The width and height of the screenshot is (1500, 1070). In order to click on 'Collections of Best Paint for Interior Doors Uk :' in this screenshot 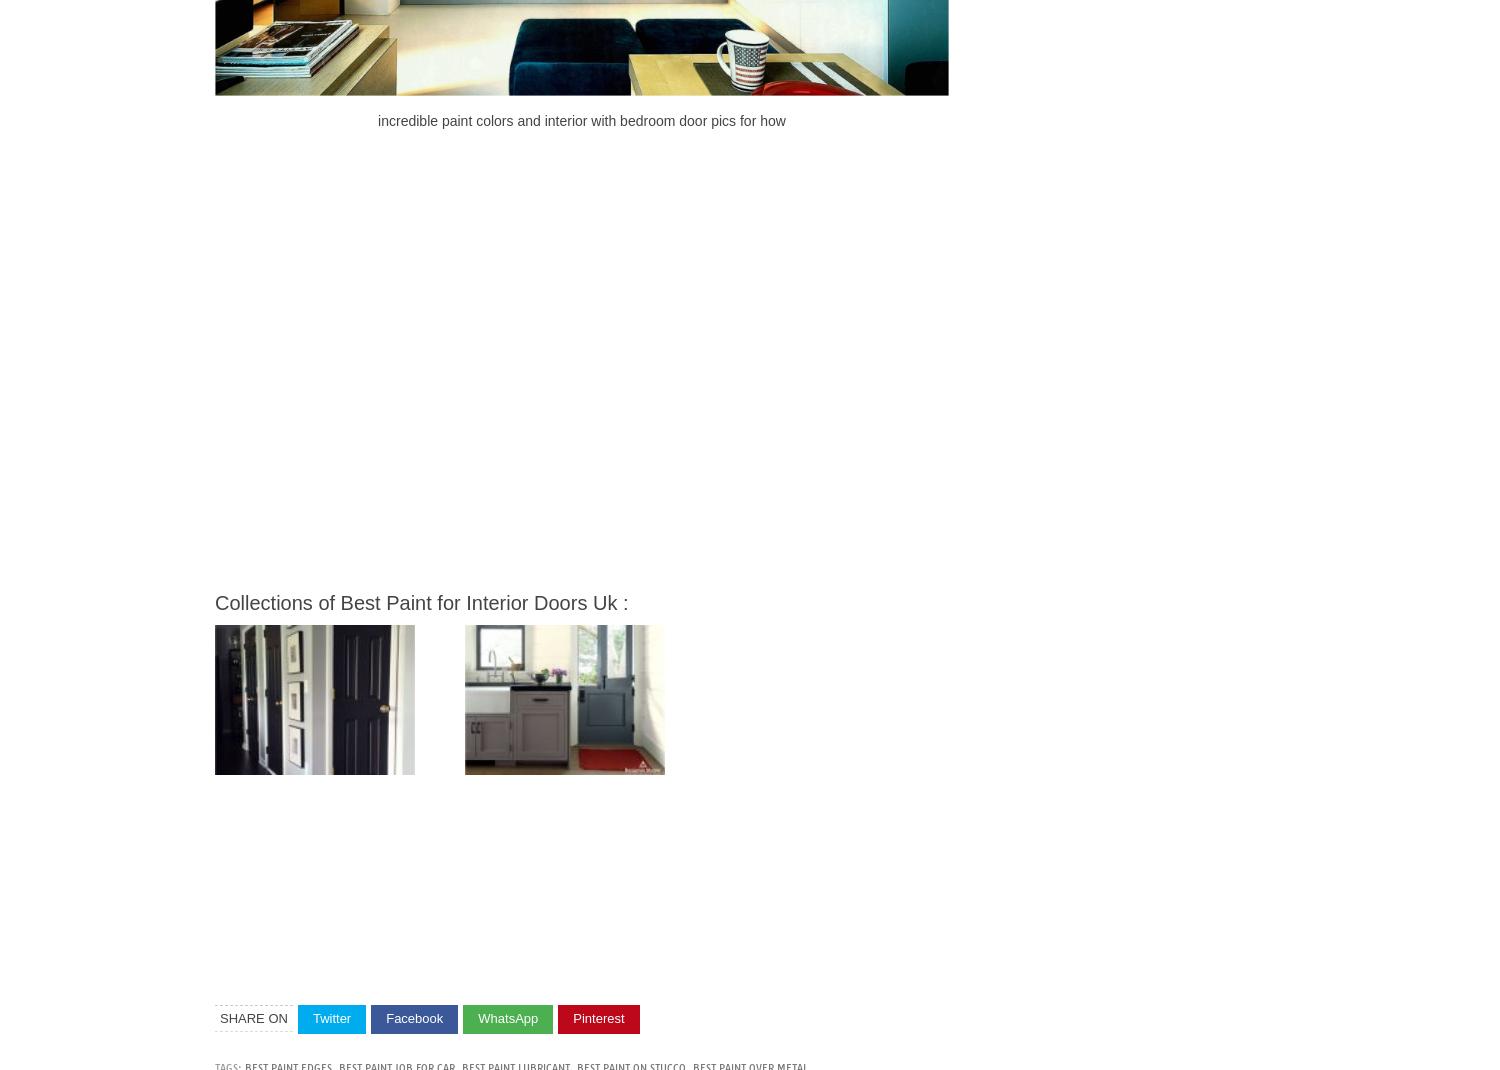, I will do `click(421, 600)`.